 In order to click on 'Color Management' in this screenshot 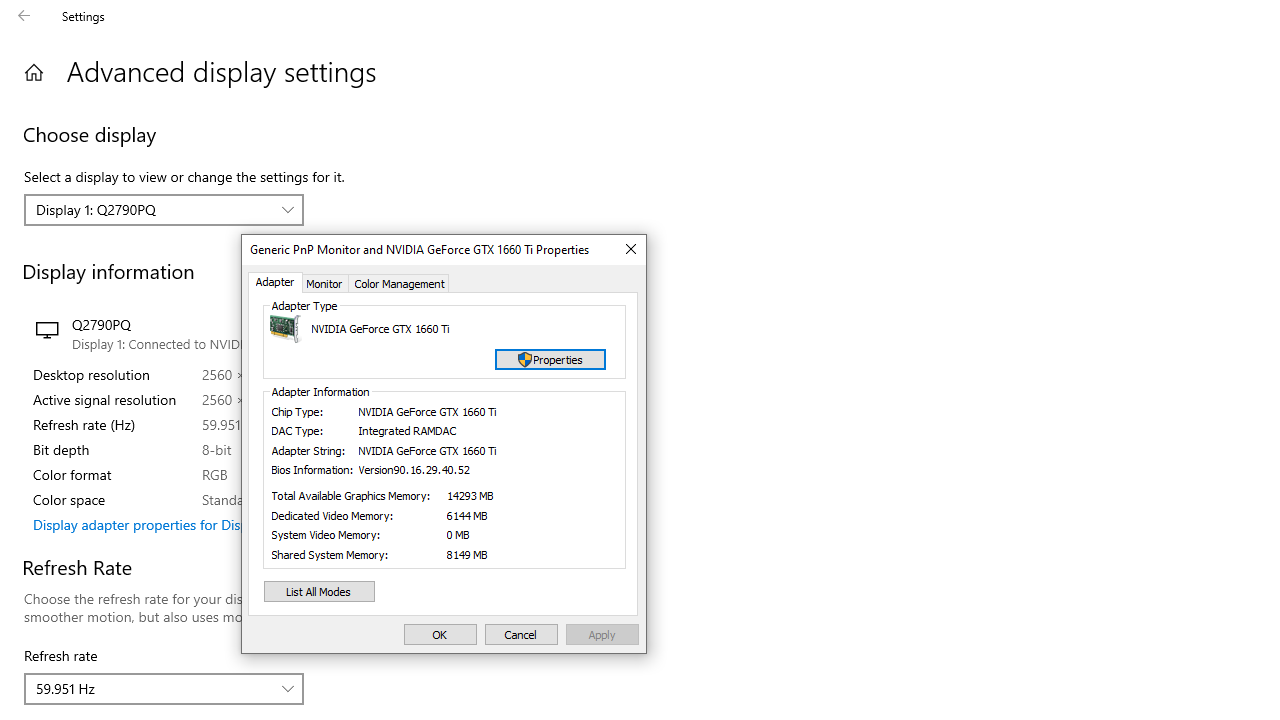, I will do `click(400, 283)`.